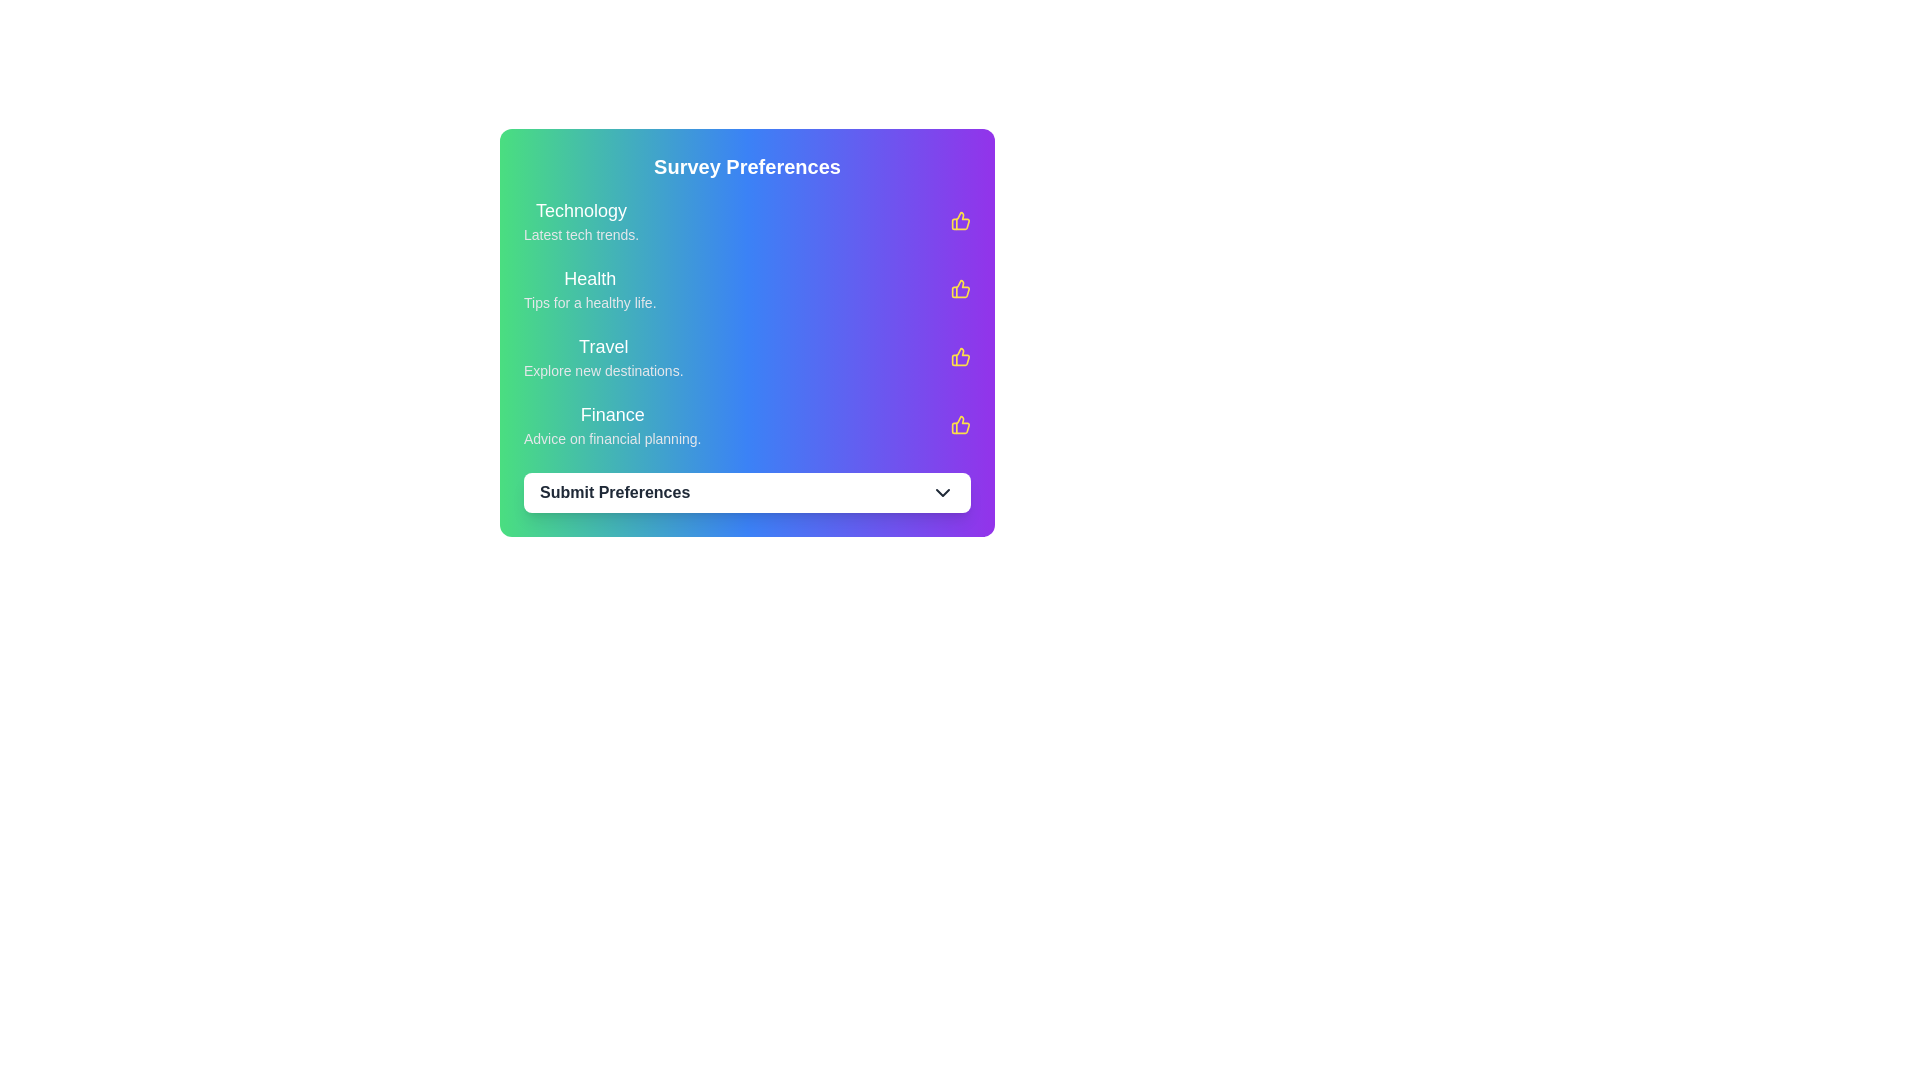 The width and height of the screenshot is (1920, 1080). Describe the element at coordinates (580, 234) in the screenshot. I see `the text label displaying 'Latest tech trends.' located beneath the 'Technology' title in the 'Survey Preferences' panel` at that location.